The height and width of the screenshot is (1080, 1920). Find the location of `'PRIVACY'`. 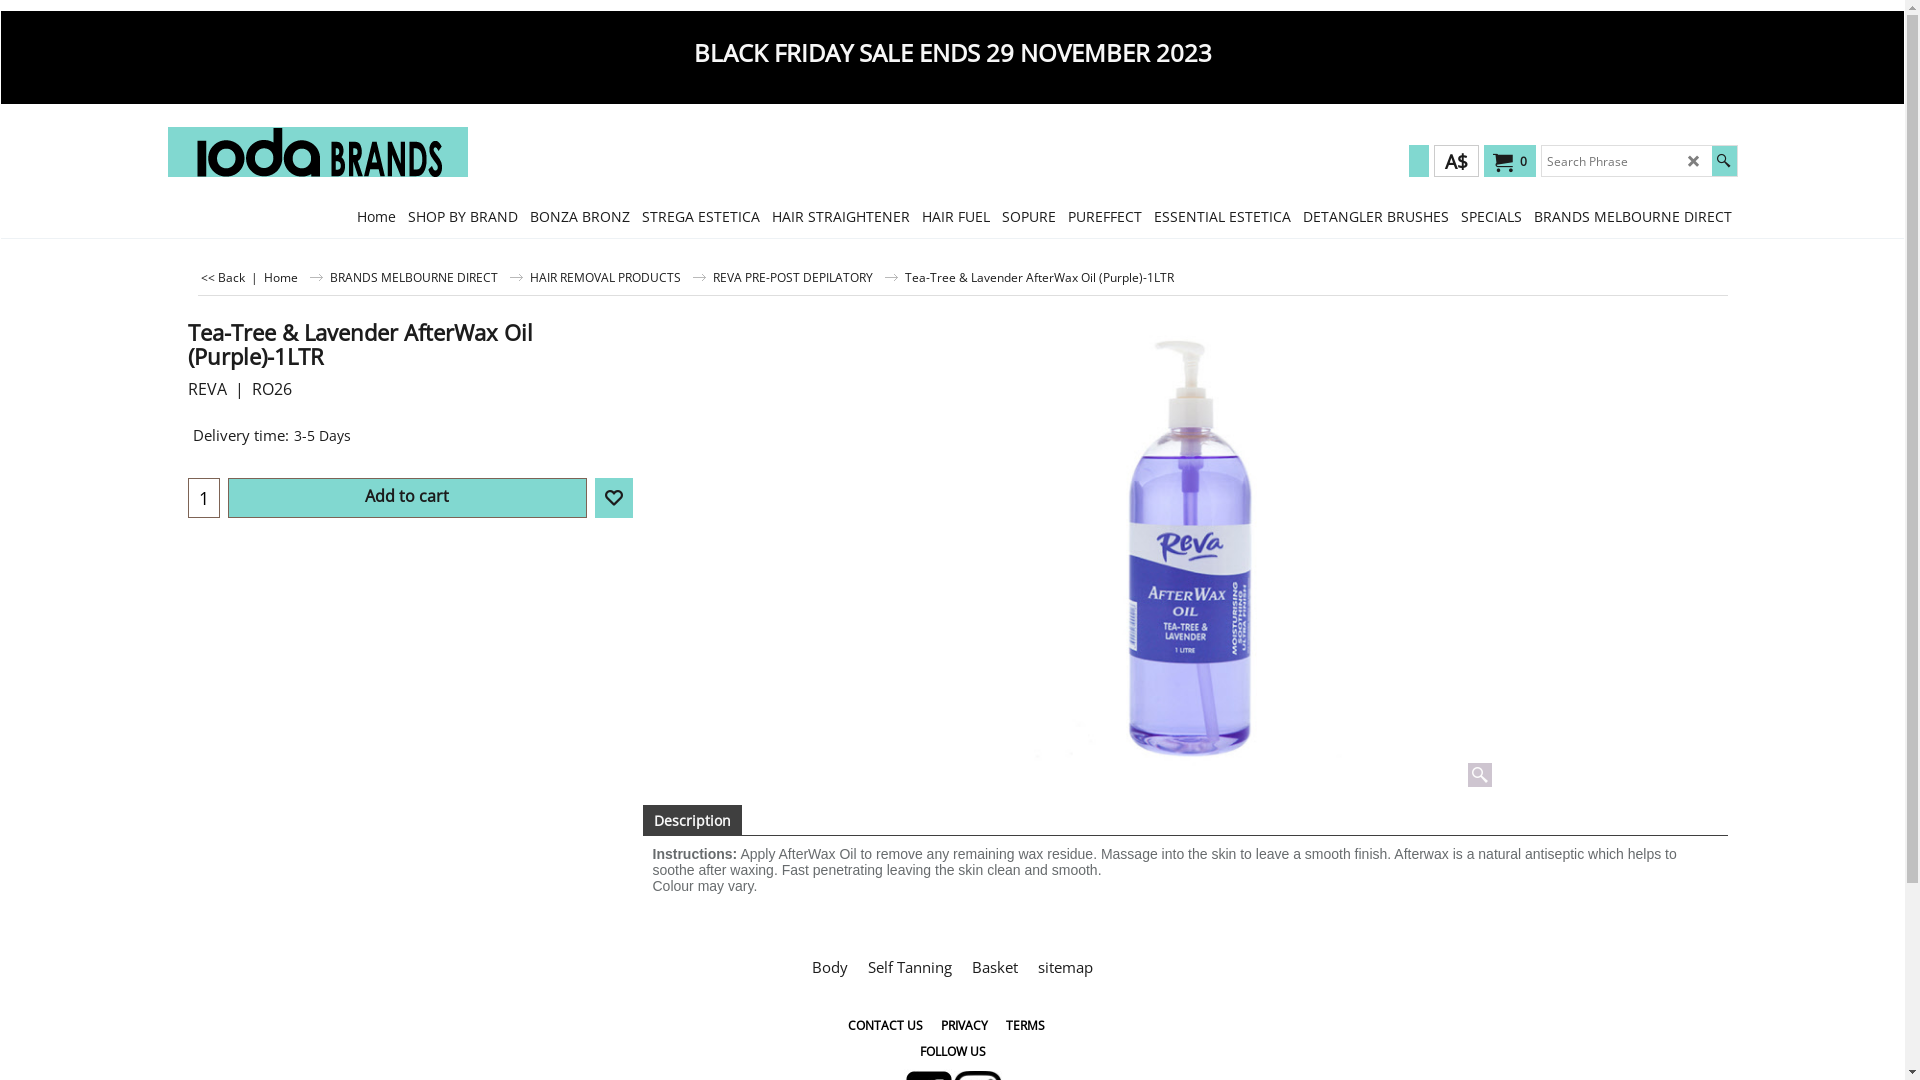

'PRIVACY' is located at coordinates (964, 1025).